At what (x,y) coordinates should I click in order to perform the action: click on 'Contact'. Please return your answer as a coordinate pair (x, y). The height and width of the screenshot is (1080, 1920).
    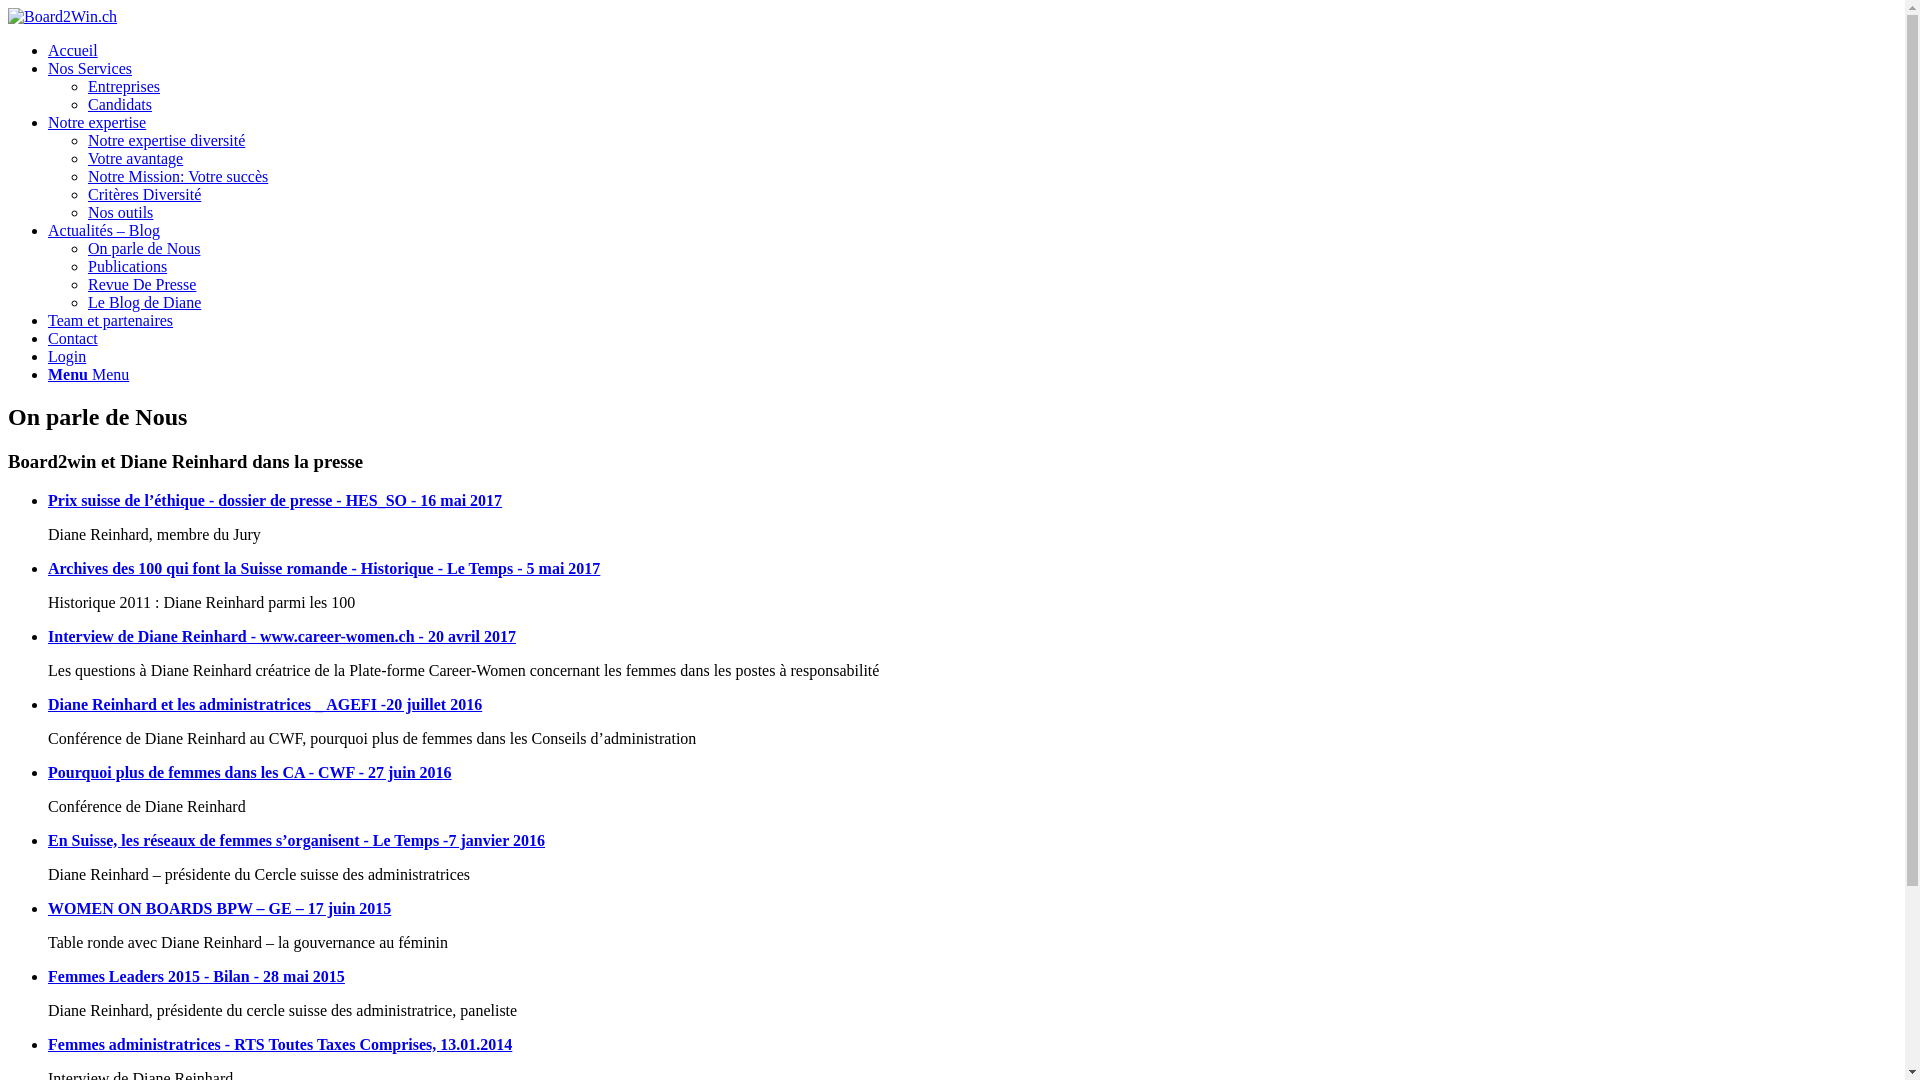
    Looking at the image, I should click on (72, 337).